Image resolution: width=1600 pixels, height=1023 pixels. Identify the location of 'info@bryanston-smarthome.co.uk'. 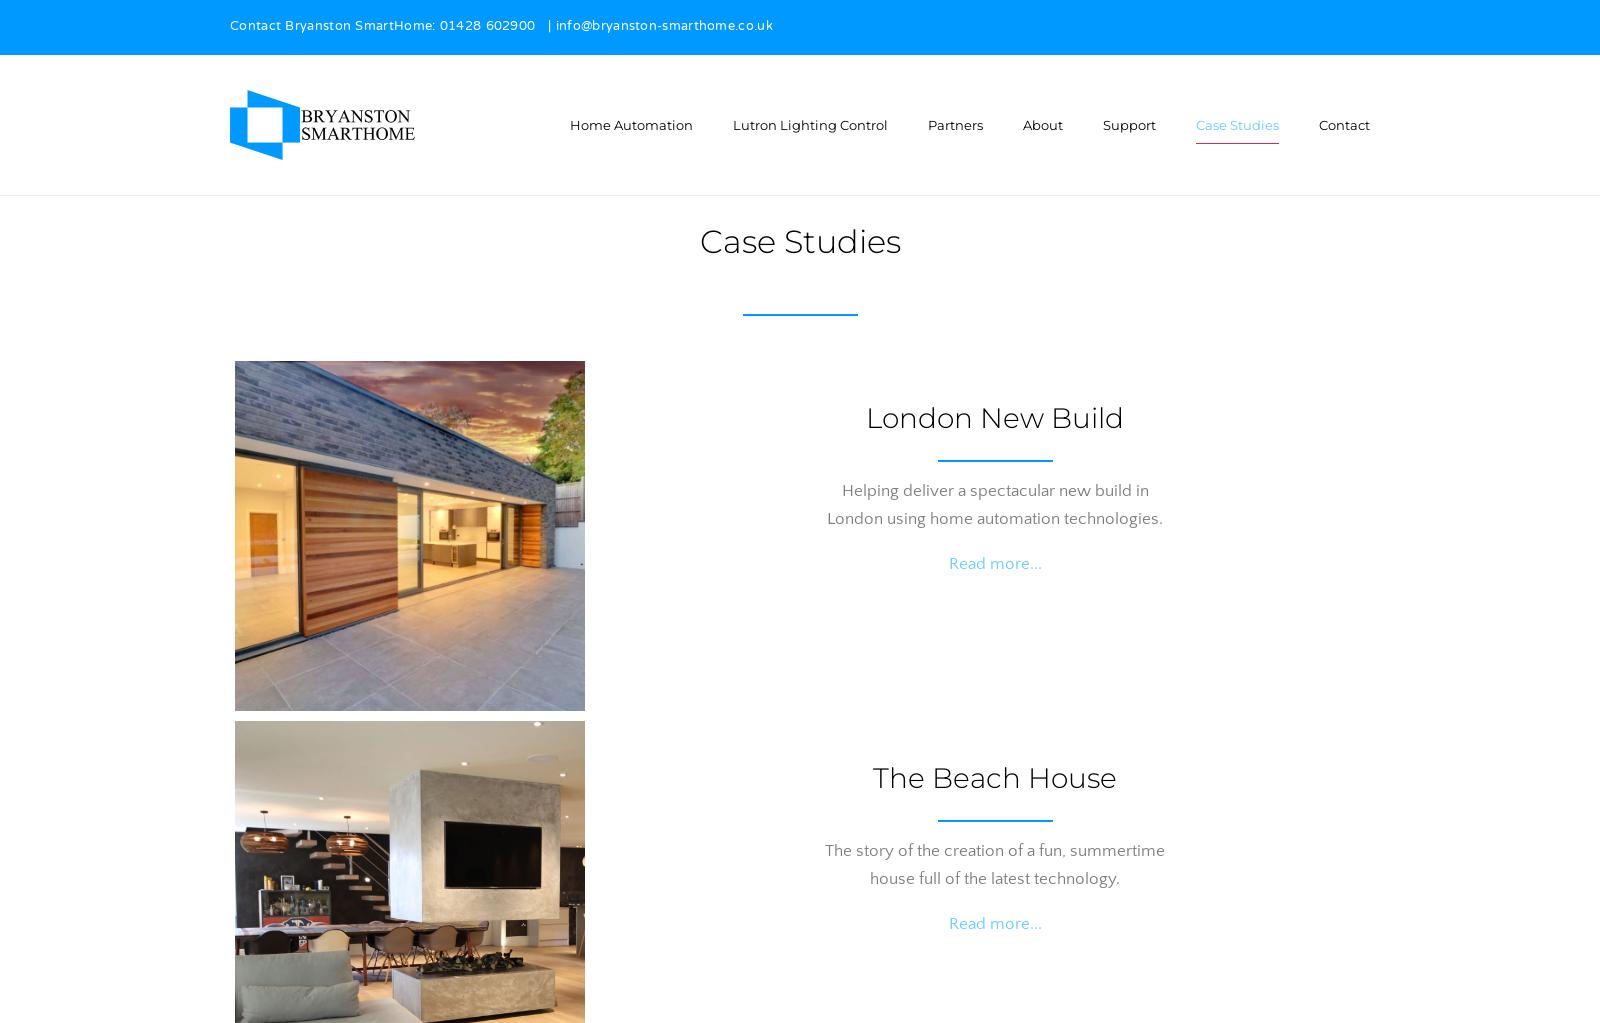
(663, 27).